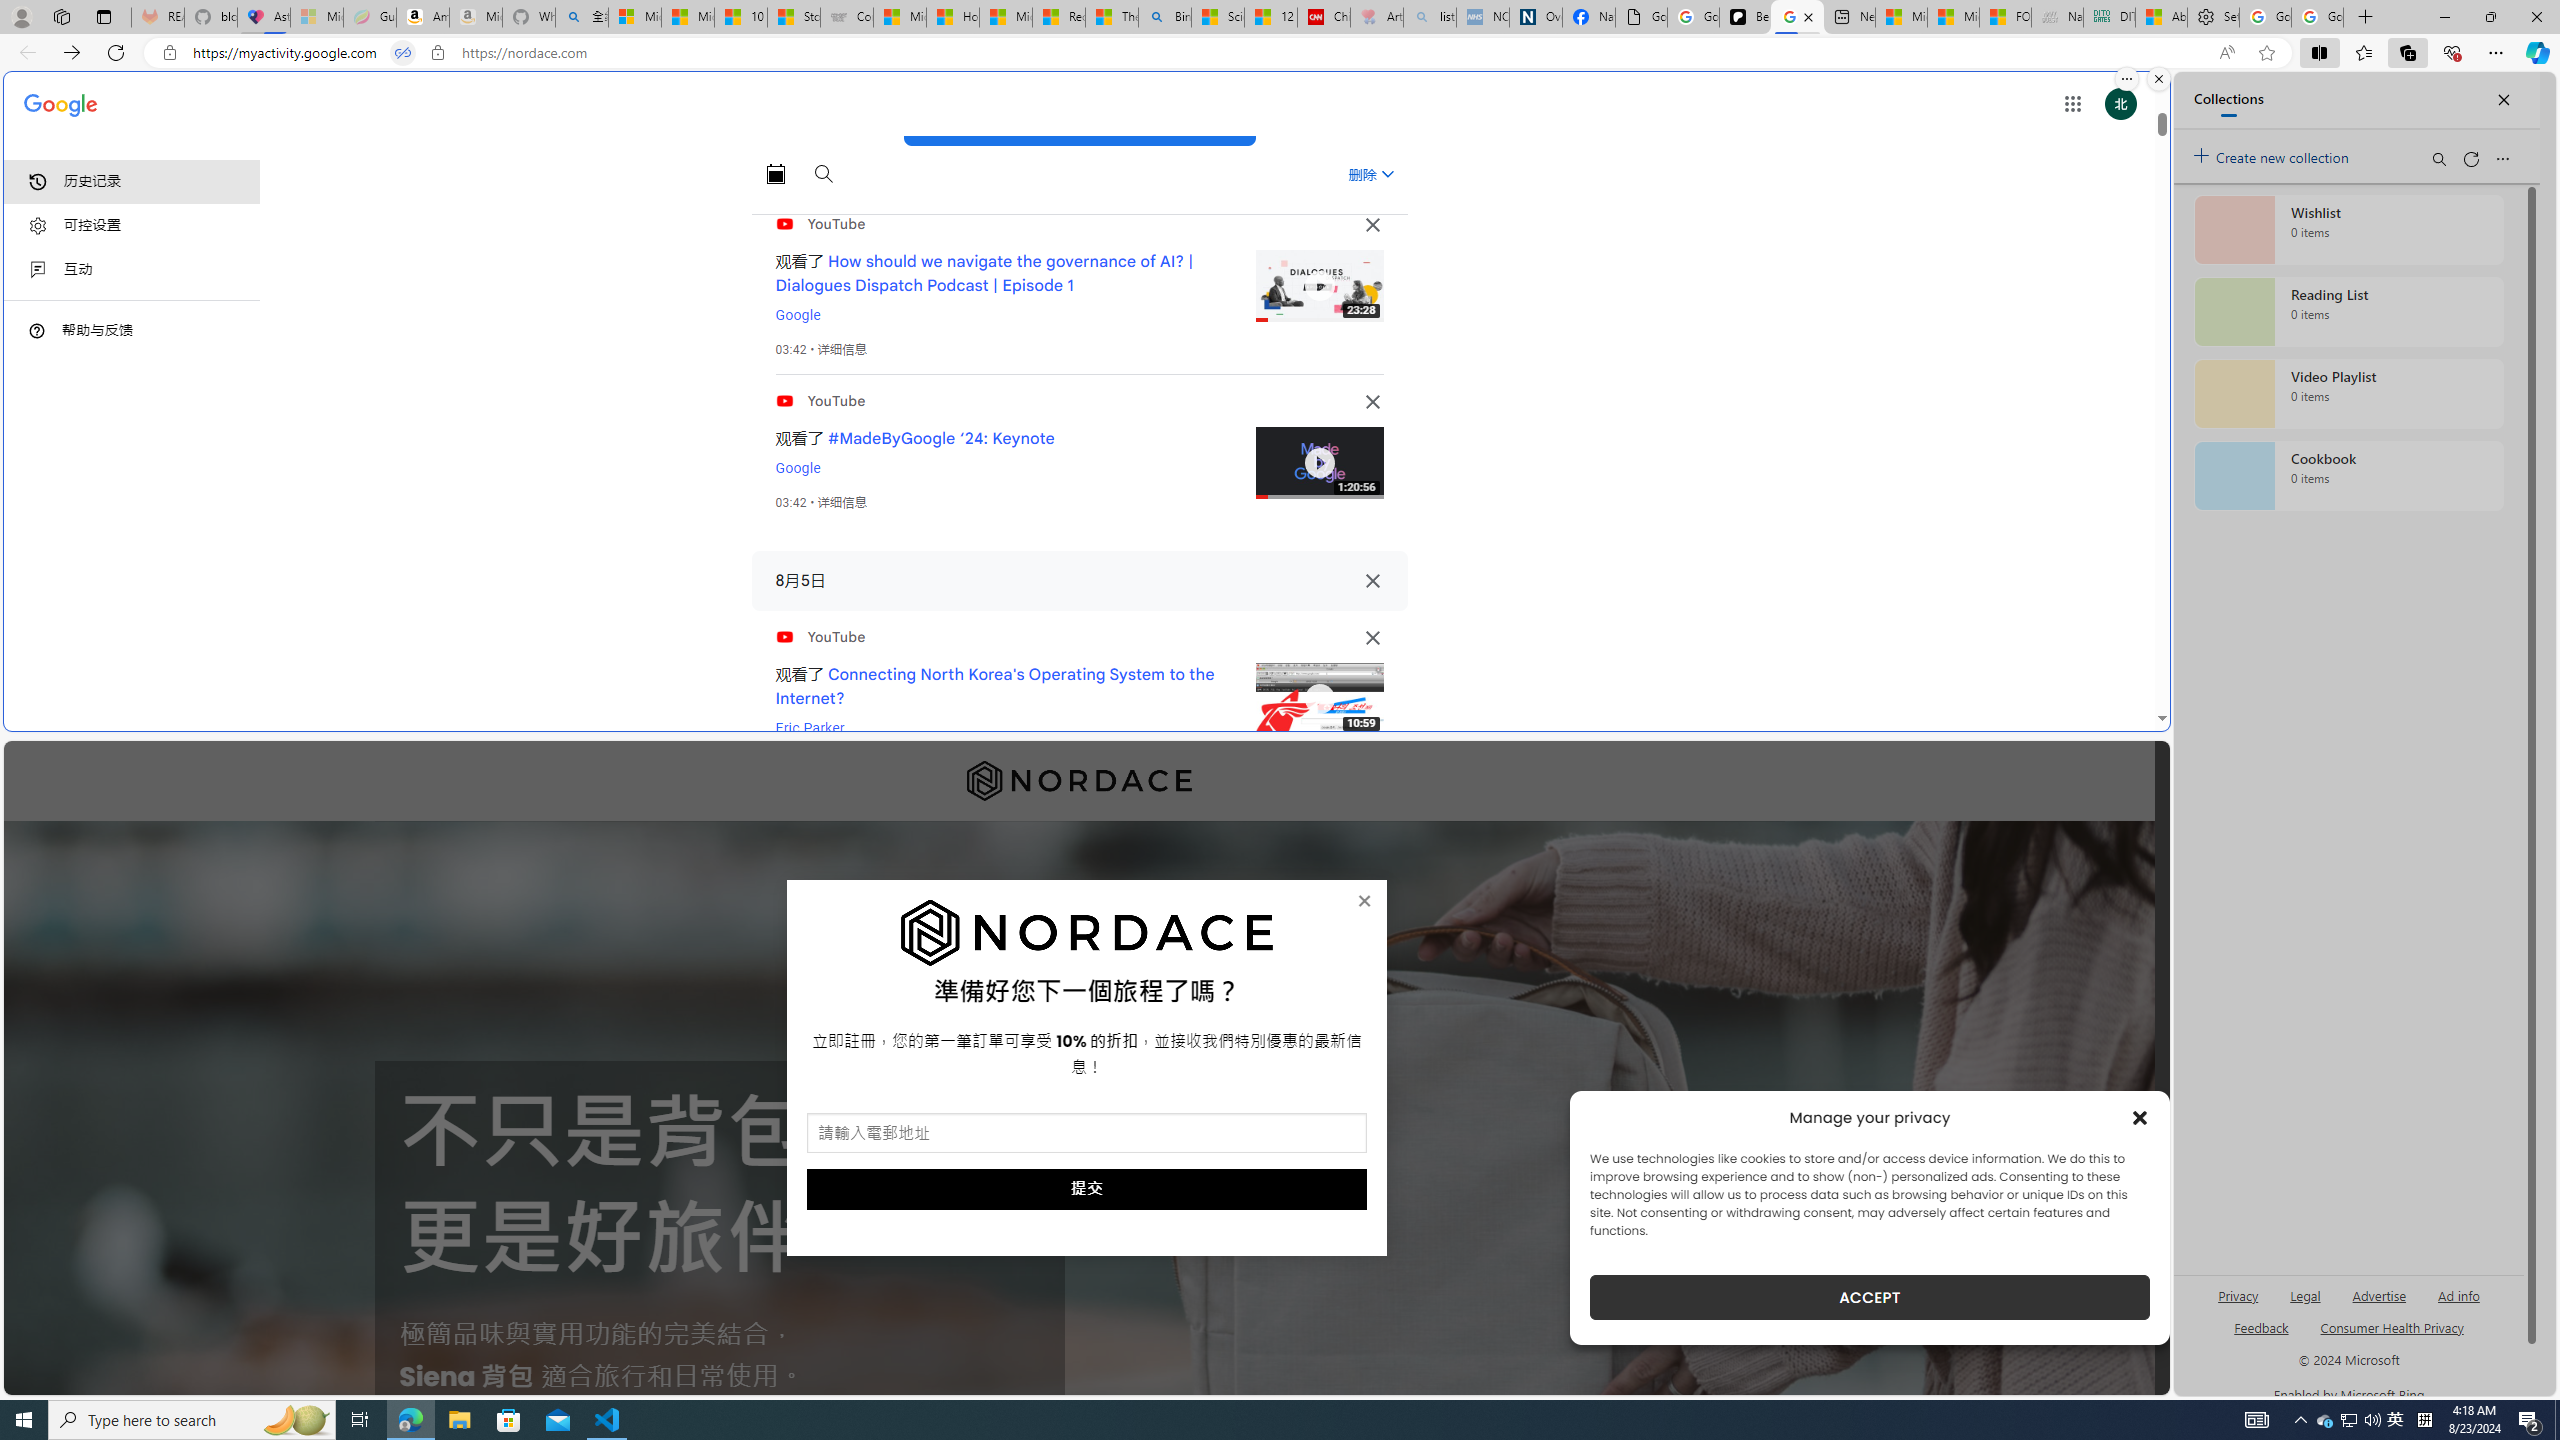 This screenshot has height=1440, width=2560. I want to click on 'ACCEPT', so click(1870, 1297).